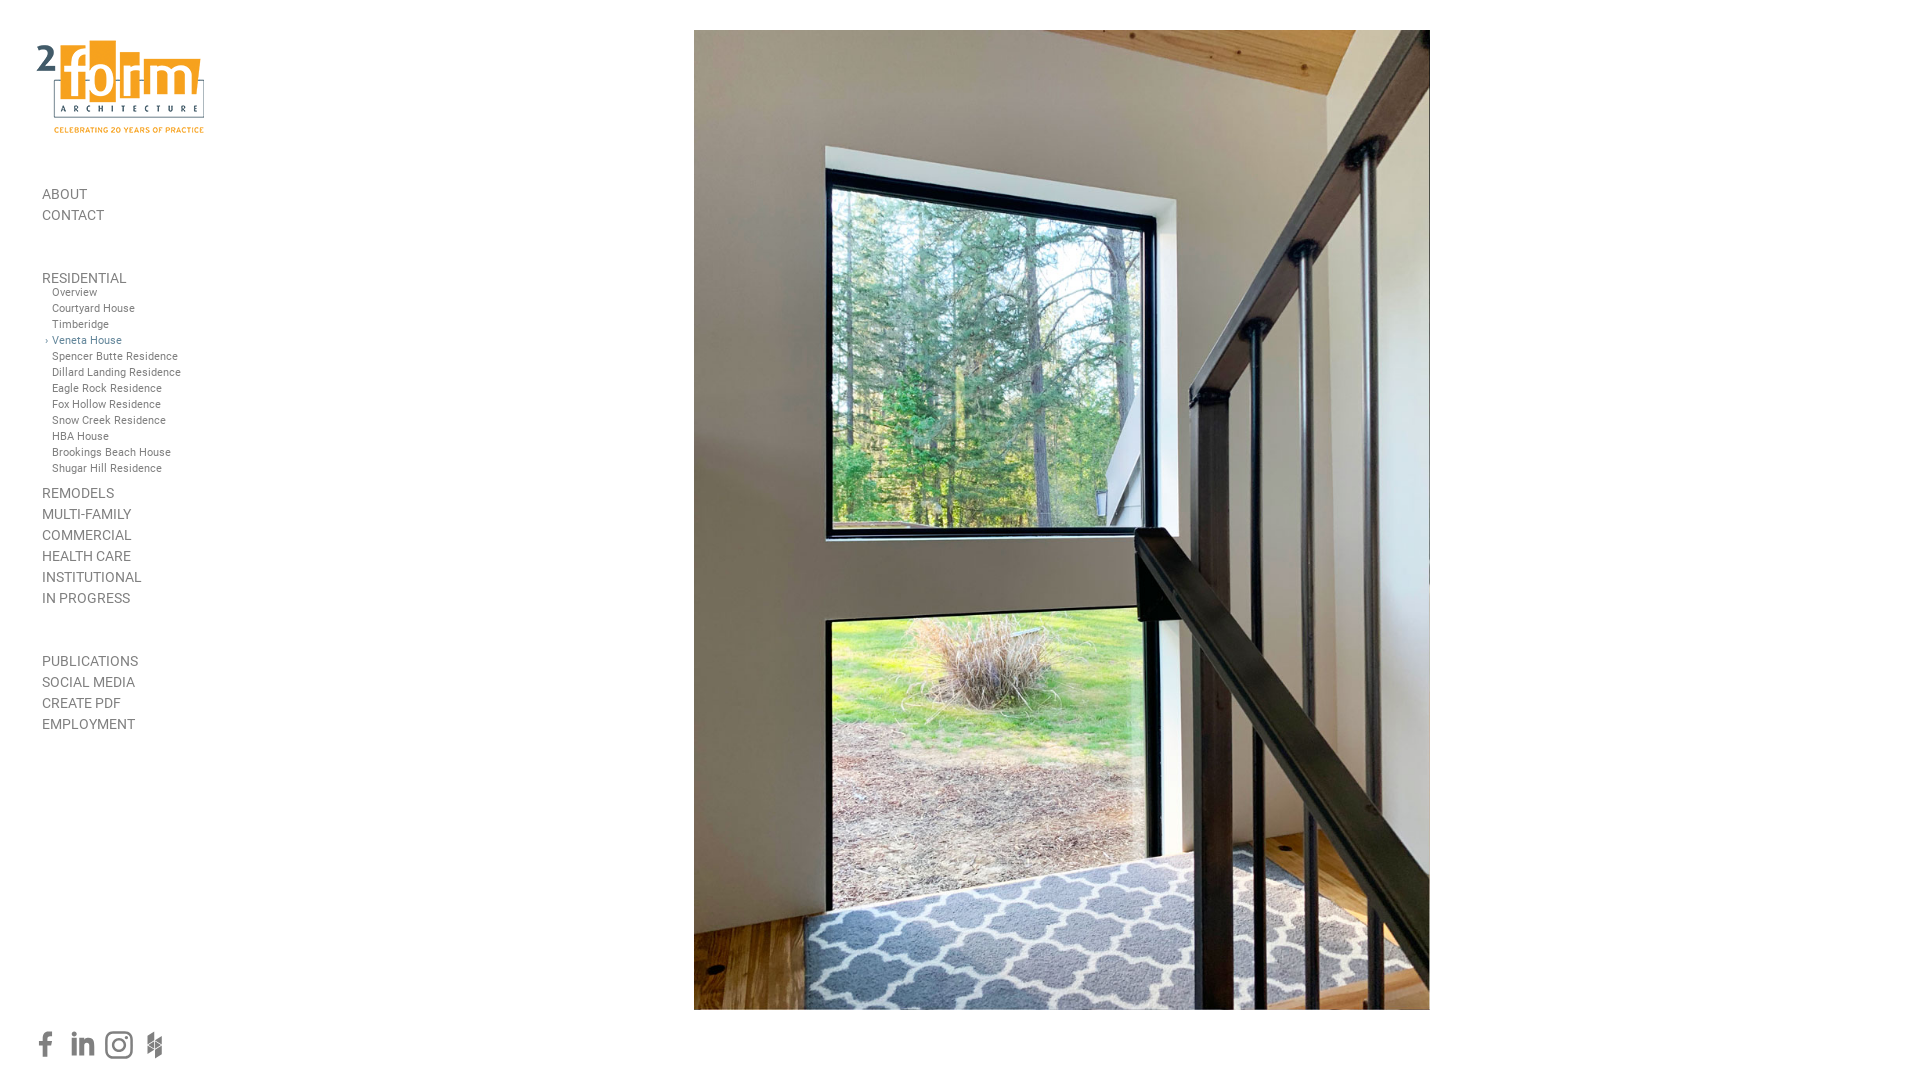 This screenshot has height=1080, width=1920. What do you see at coordinates (105, 468) in the screenshot?
I see `'Shugar Hill Residence'` at bounding box center [105, 468].